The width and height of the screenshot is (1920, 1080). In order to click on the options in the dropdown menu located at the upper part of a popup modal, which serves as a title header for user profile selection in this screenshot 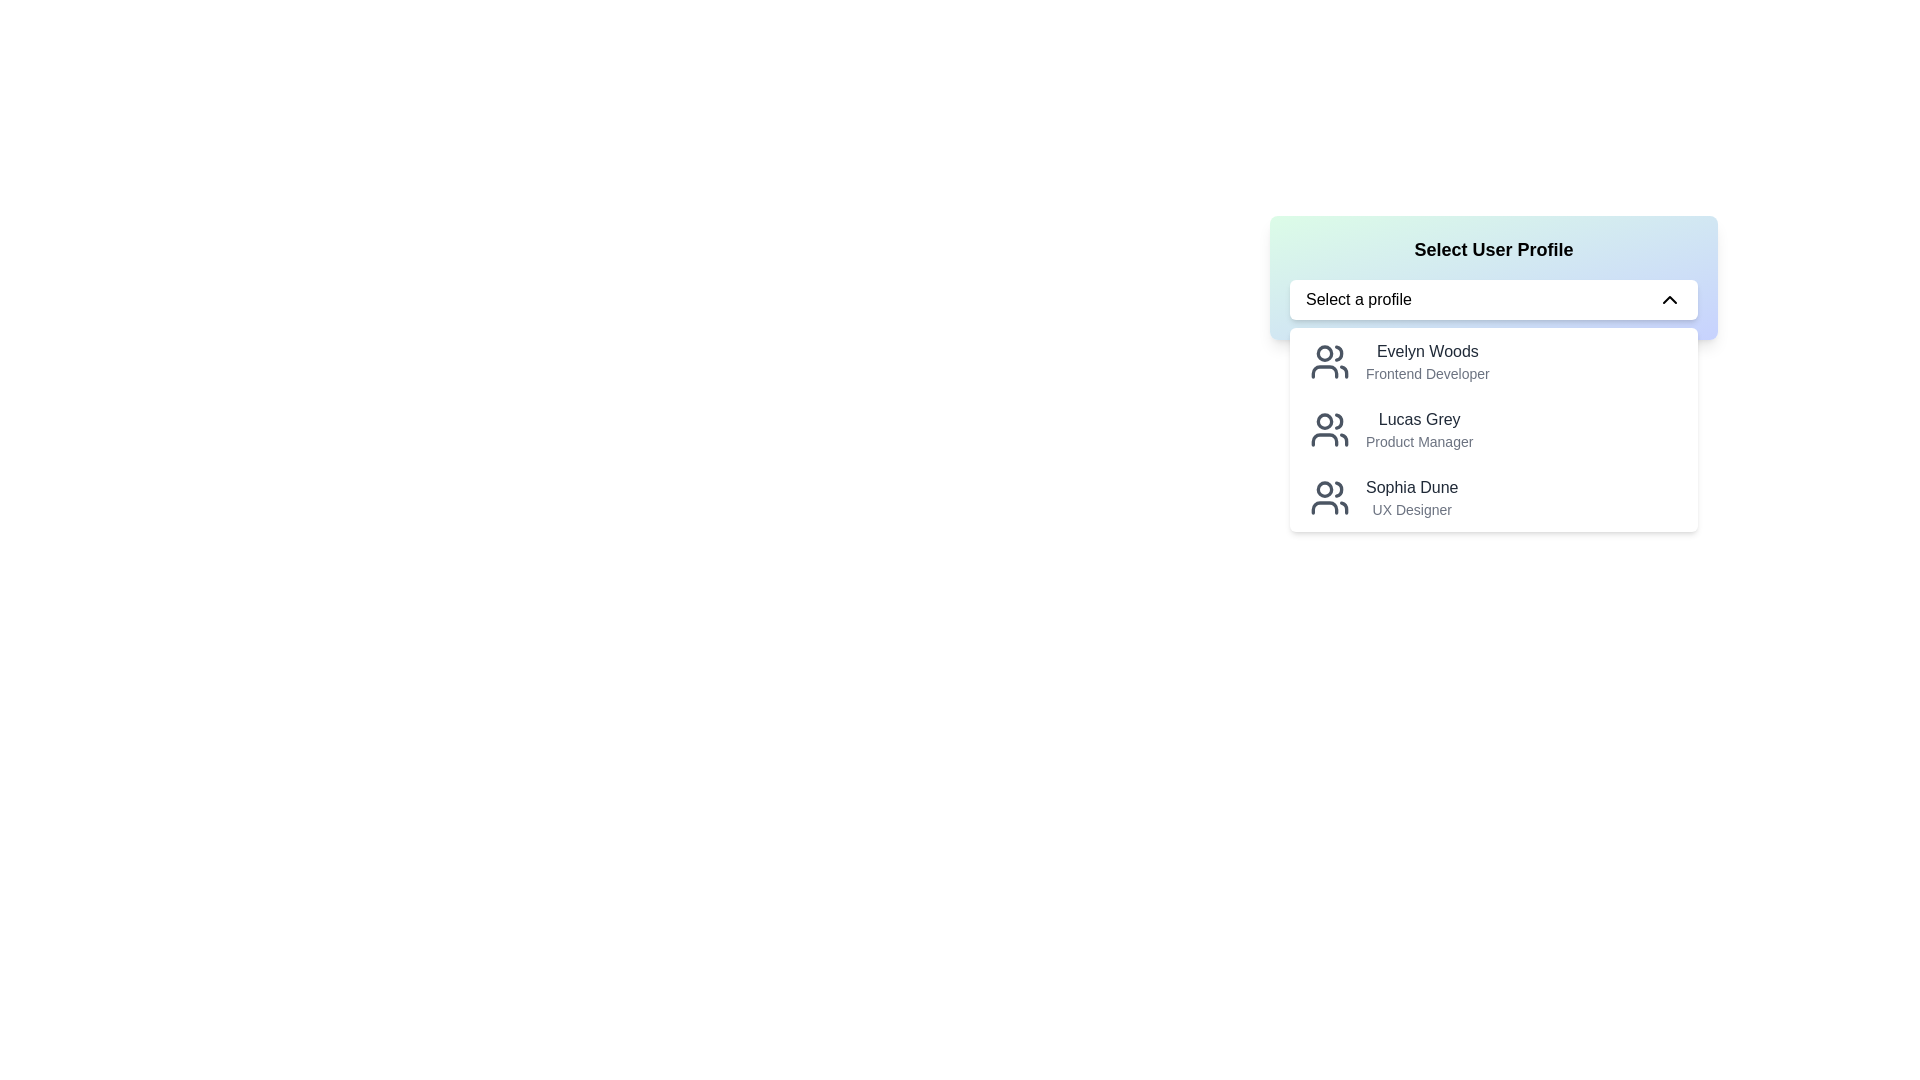, I will do `click(1493, 277)`.